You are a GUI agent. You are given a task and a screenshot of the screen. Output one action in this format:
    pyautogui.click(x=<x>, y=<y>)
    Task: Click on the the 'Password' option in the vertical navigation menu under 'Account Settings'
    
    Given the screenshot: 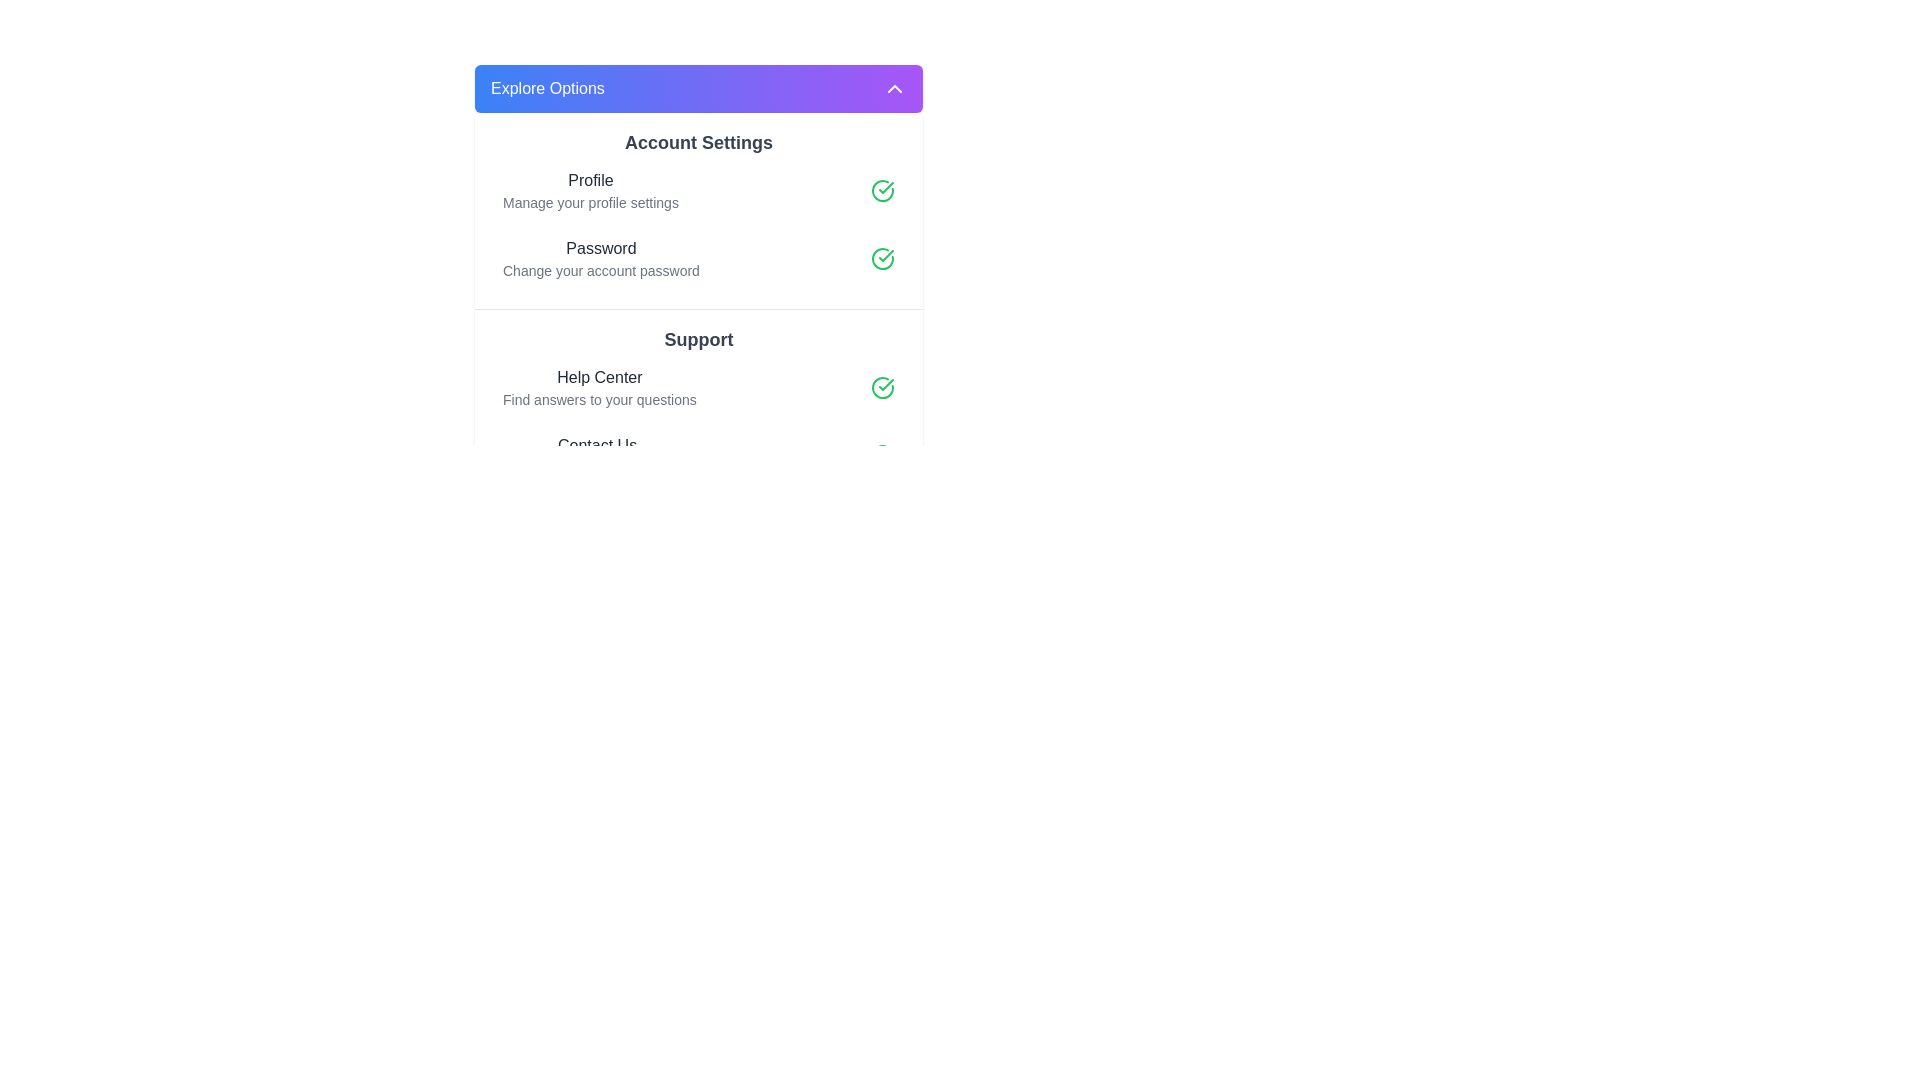 What is the action you would take?
    pyautogui.click(x=699, y=257)
    